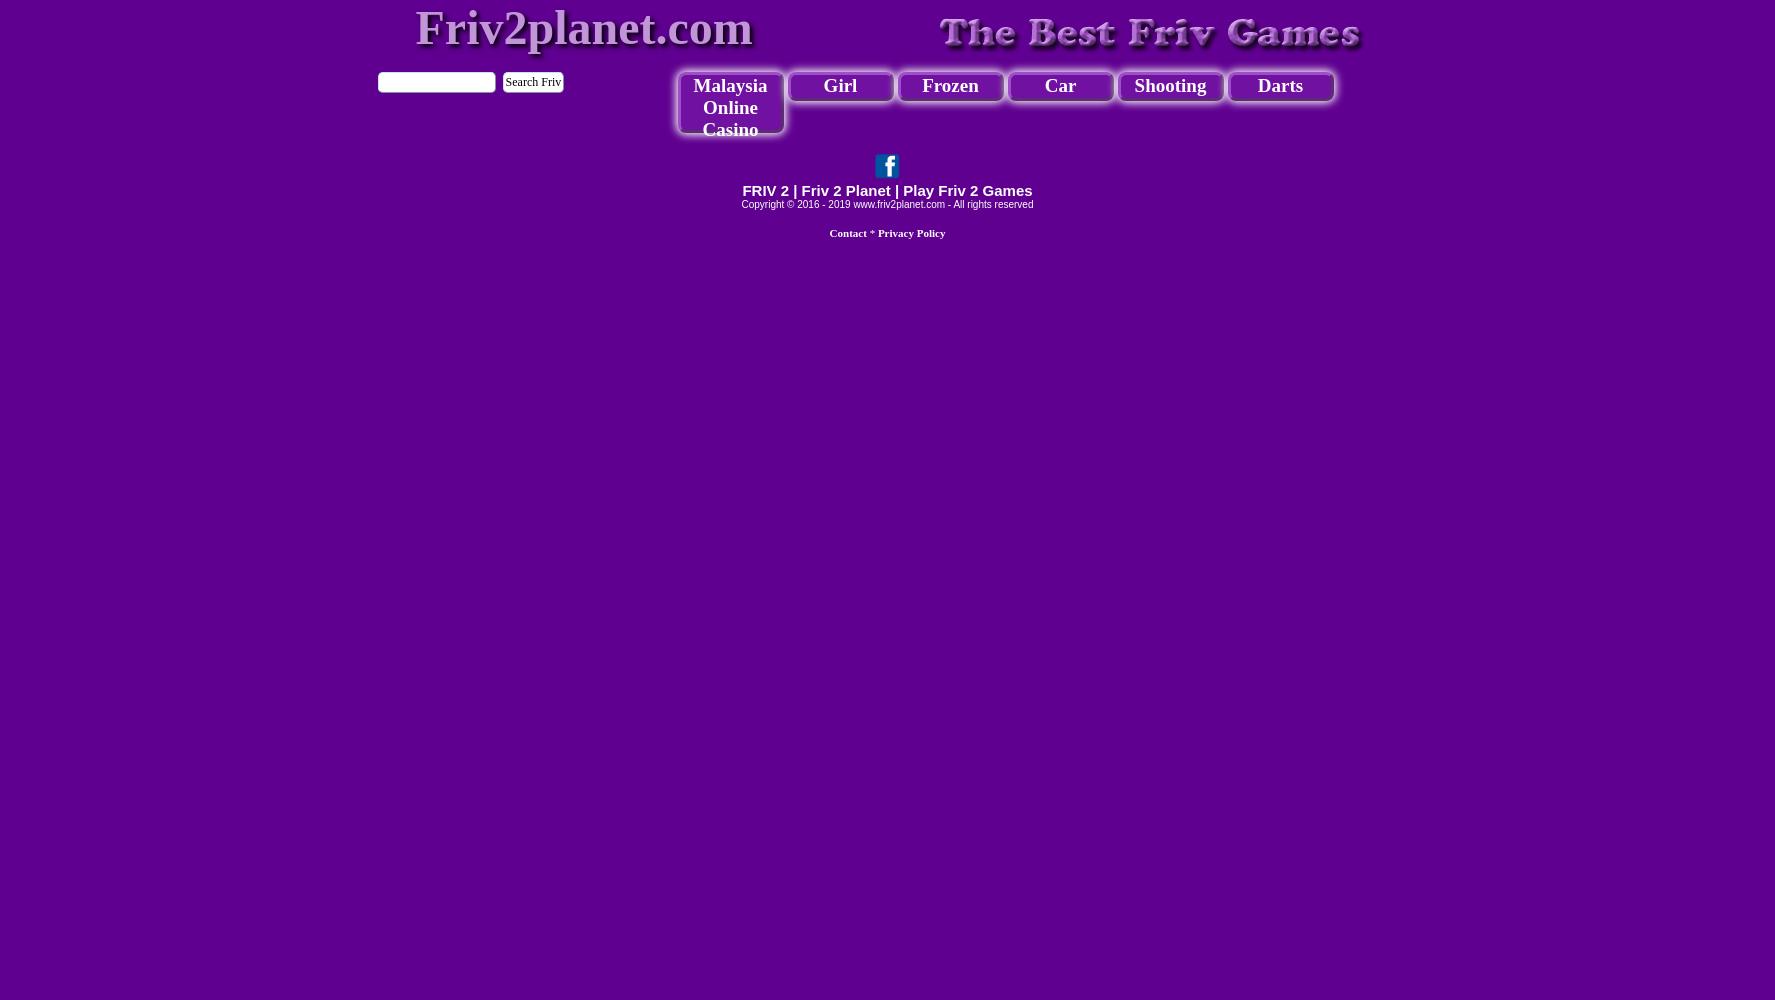 Image resolution: width=1775 pixels, height=1000 pixels. Describe the element at coordinates (910, 232) in the screenshot. I see `'Privacy Policy'` at that location.